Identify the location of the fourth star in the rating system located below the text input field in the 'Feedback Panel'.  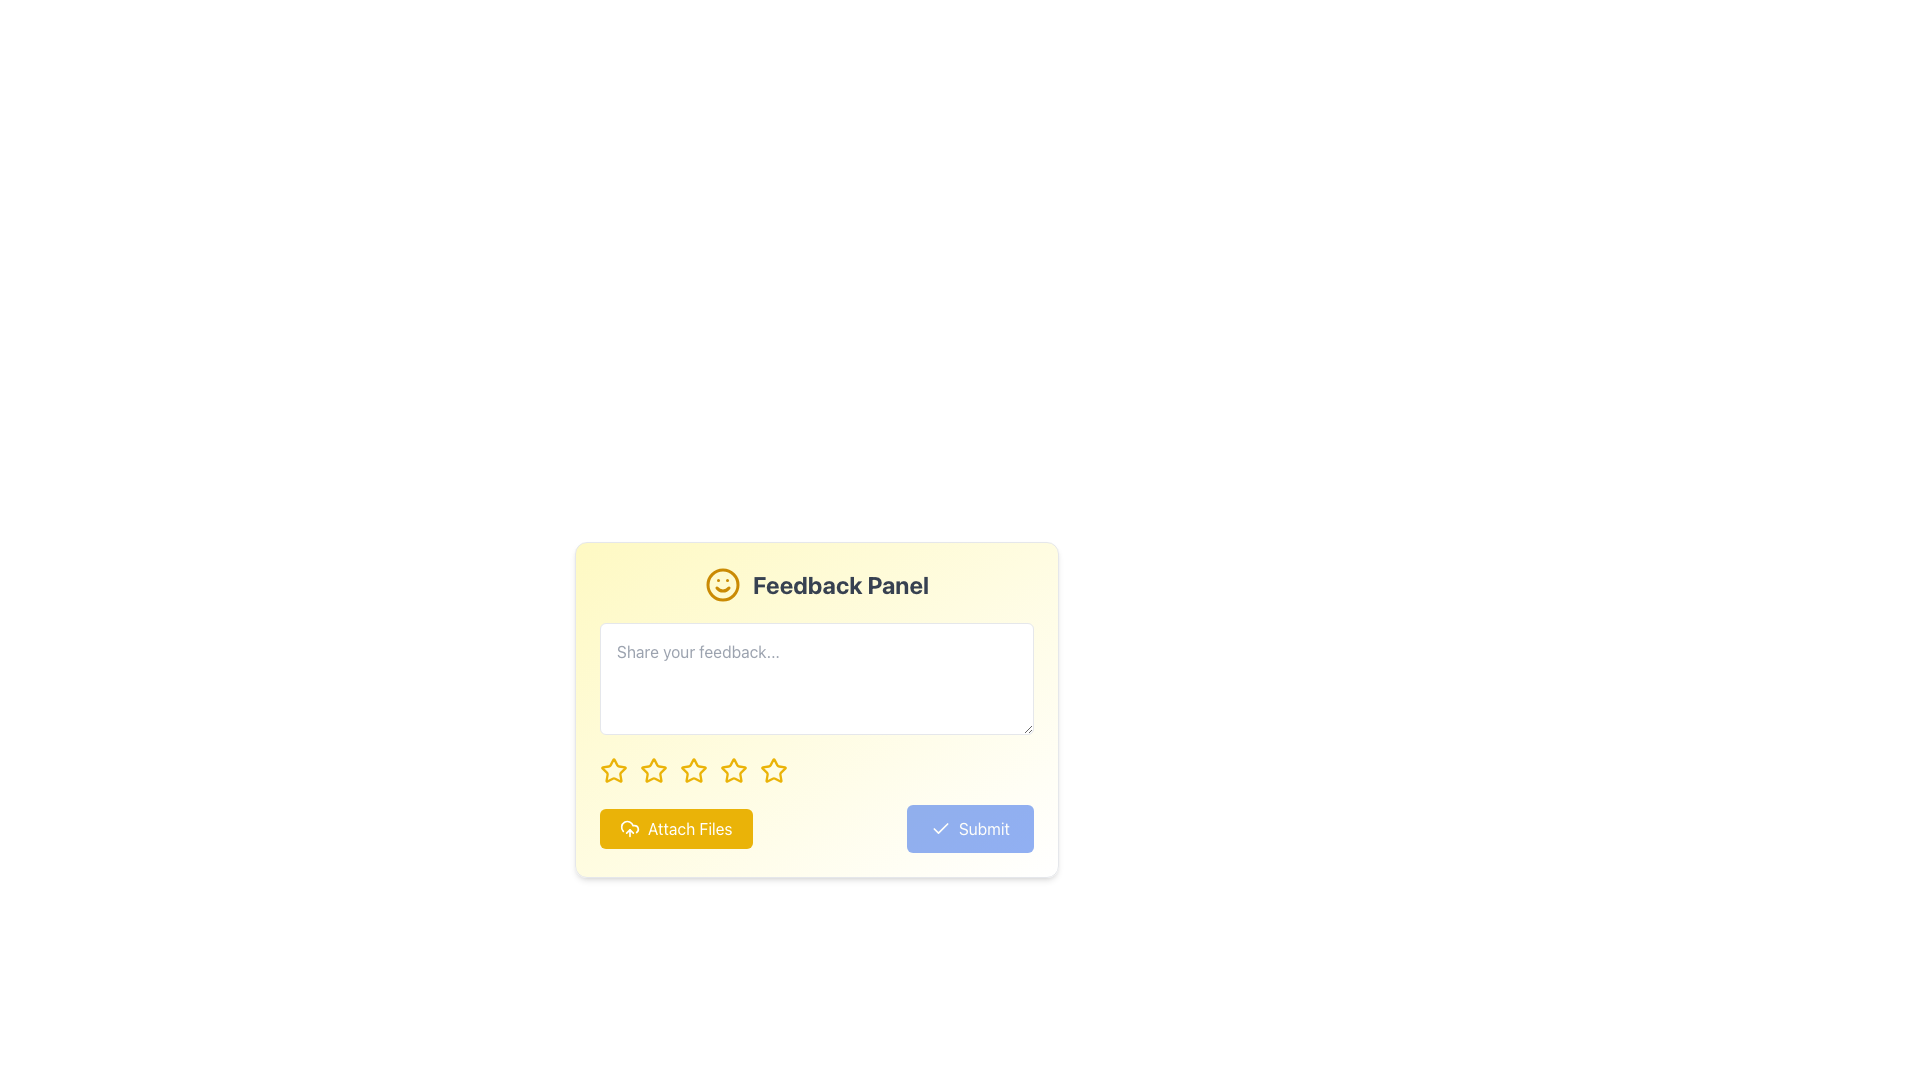
(733, 769).